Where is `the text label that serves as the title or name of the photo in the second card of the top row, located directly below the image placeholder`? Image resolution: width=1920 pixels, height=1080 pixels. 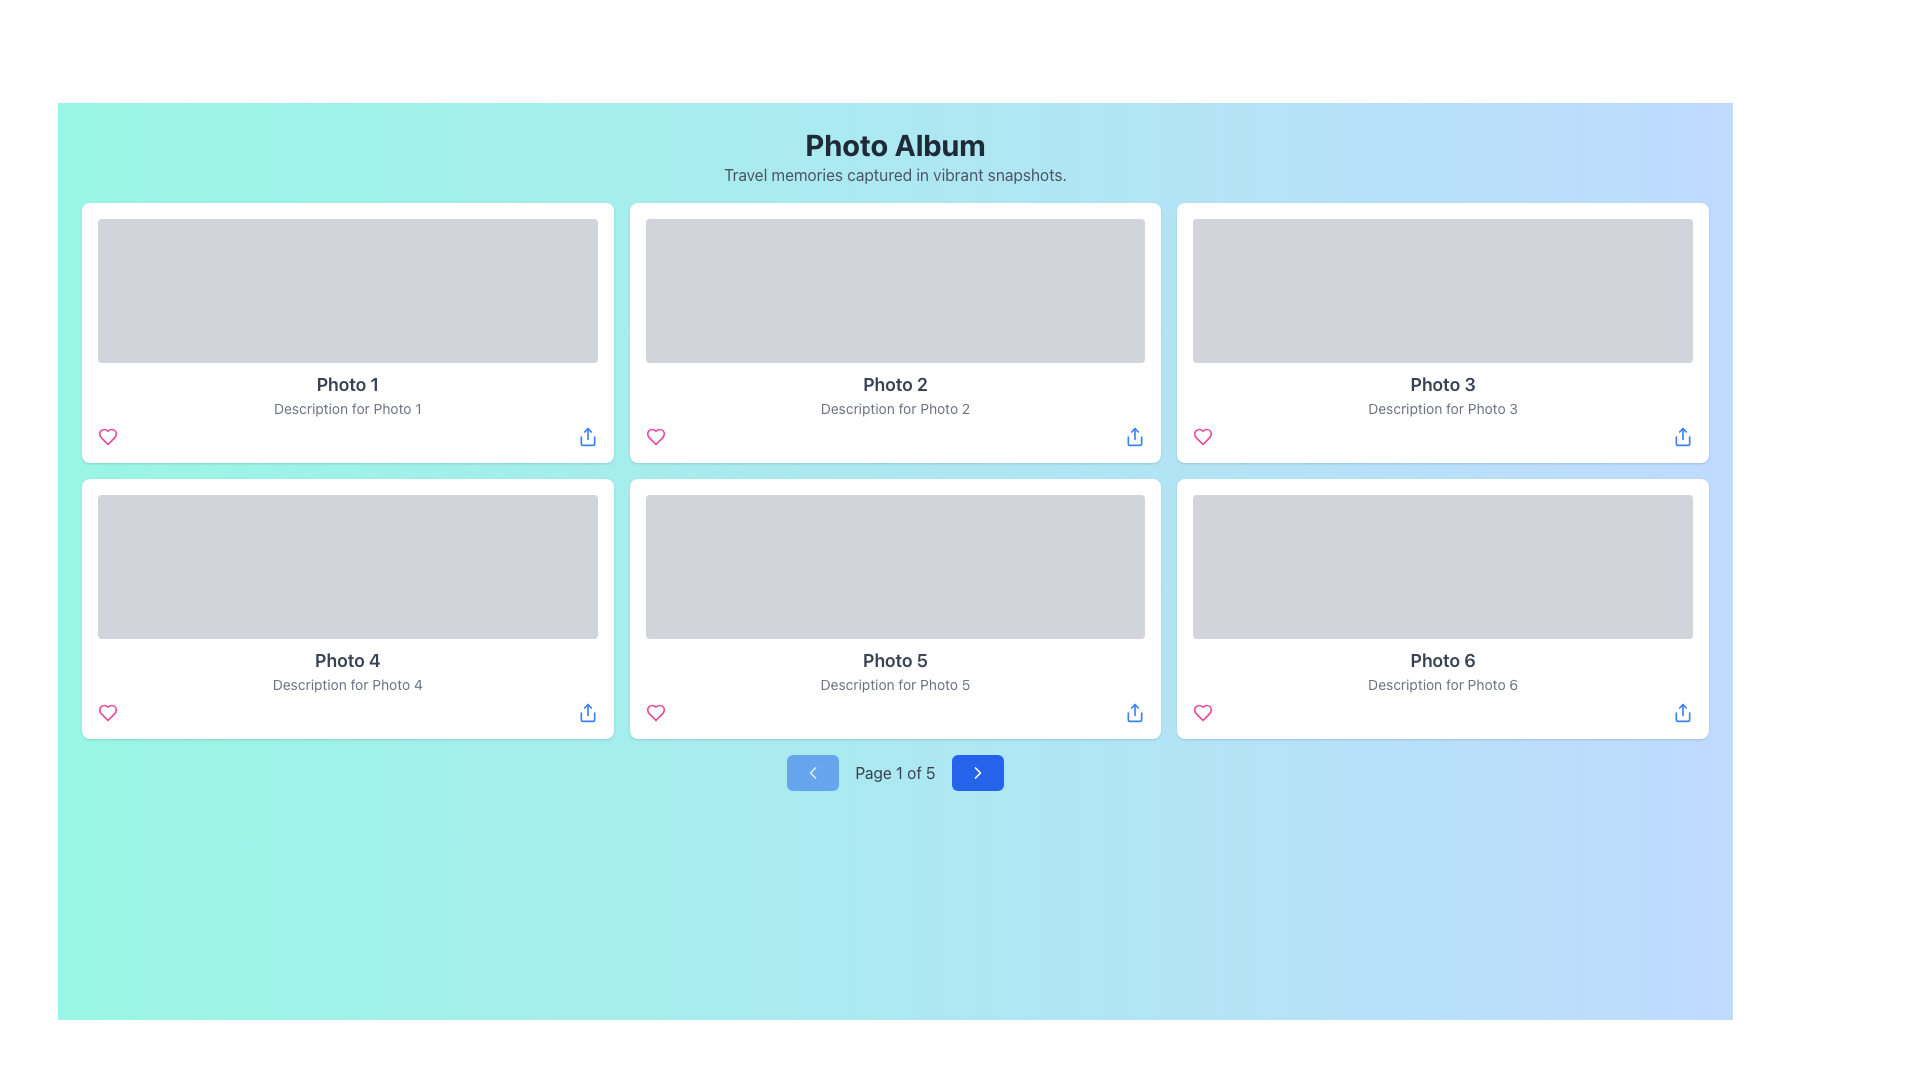 the text label that serves as the title or name of the photo in the second card of the top row, located directly below the image placeholder is located at coordinates (894, 385).